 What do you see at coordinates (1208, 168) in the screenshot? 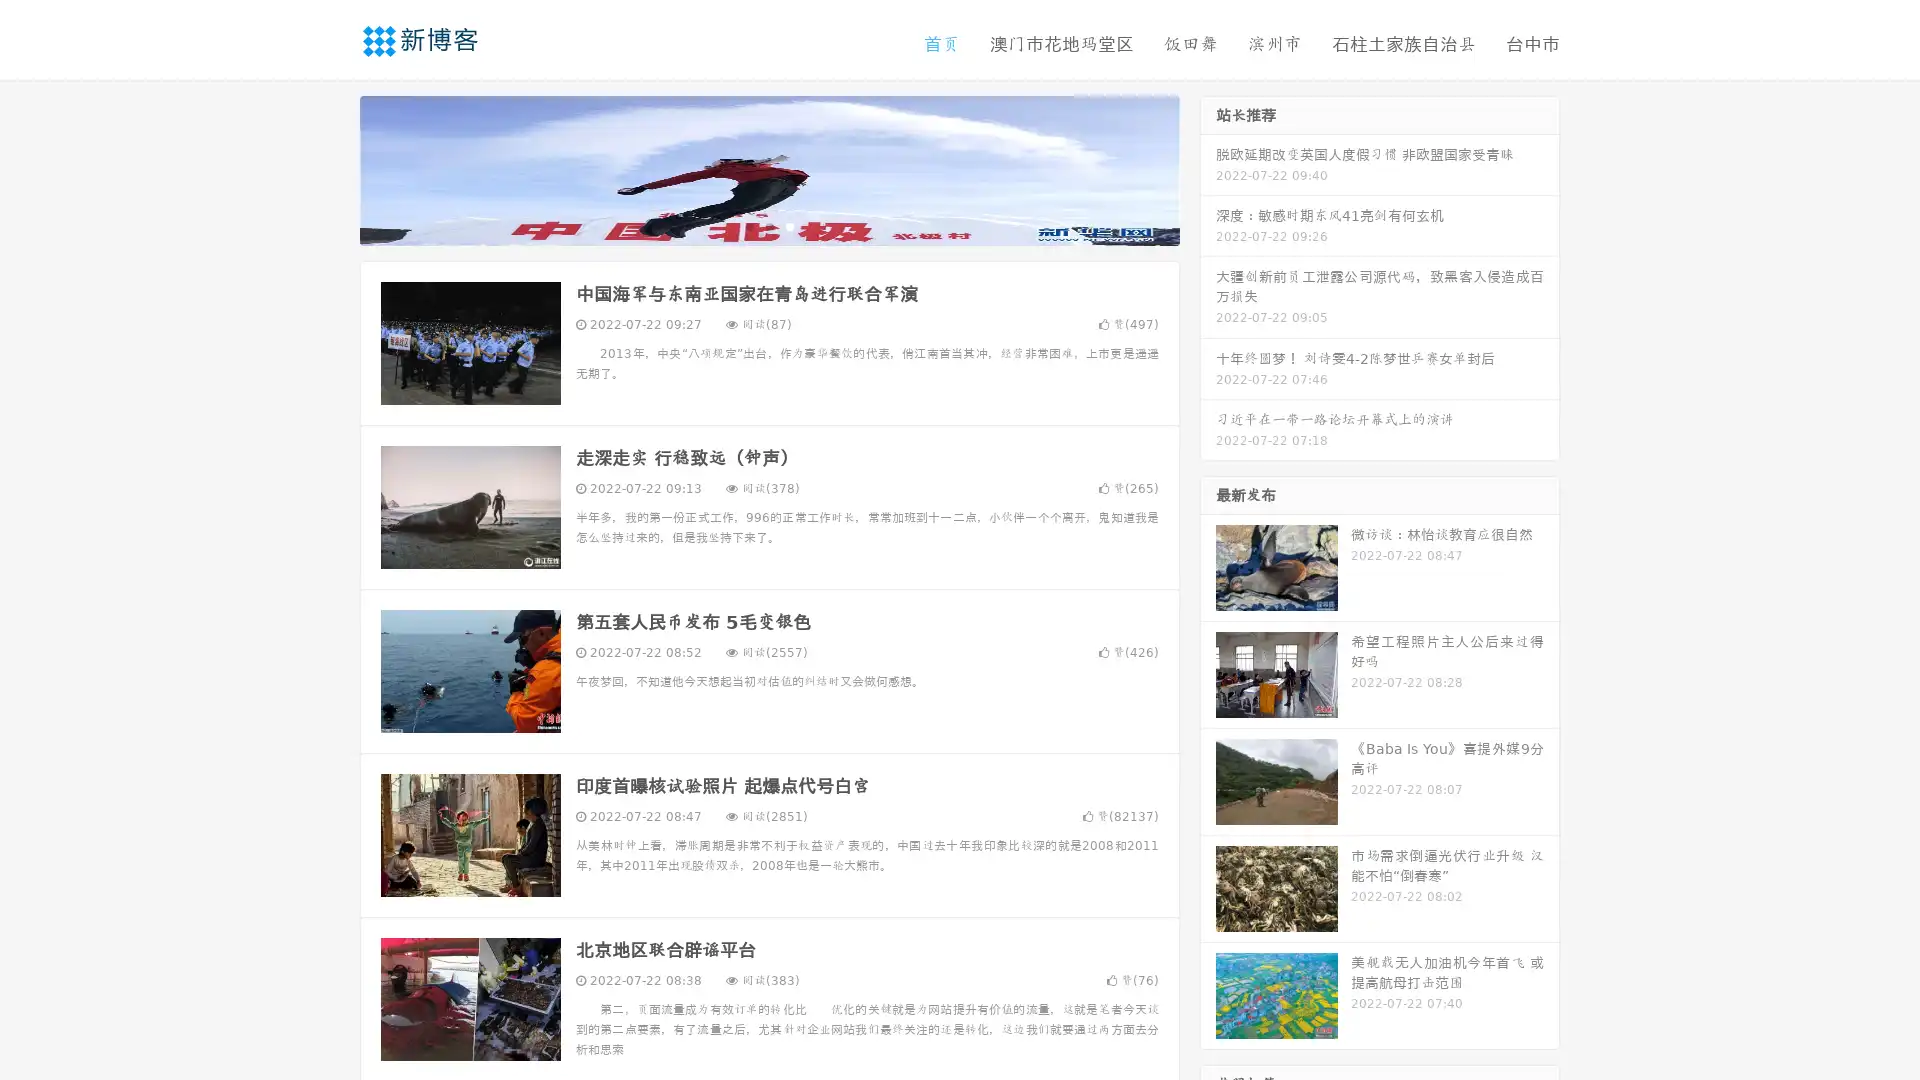
I see `Next slide` at bounding box center [1208, 168].